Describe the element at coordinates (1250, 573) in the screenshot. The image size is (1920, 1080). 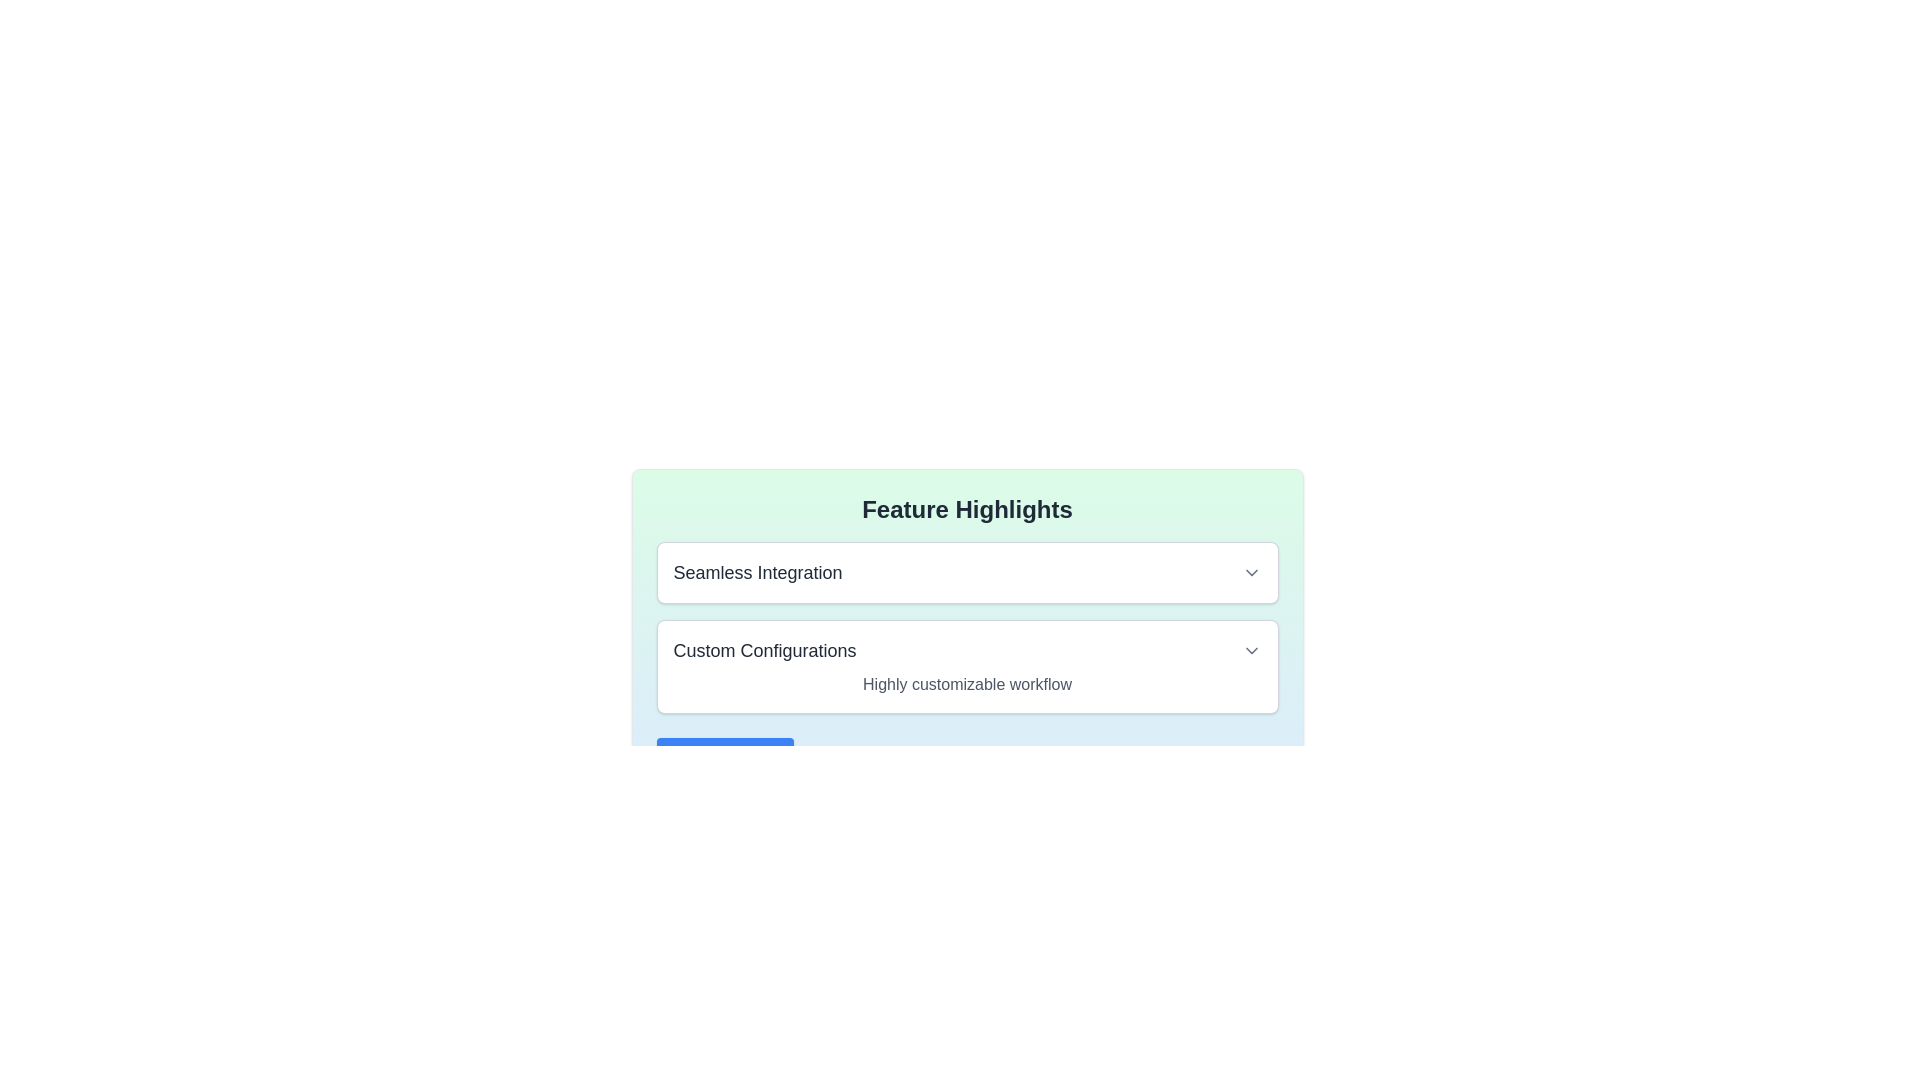
I see `the downward-pointing grayish arrow icon that serves as the Dropdown toggle, located to the right of the 'Seamless Integration' text` at that location.